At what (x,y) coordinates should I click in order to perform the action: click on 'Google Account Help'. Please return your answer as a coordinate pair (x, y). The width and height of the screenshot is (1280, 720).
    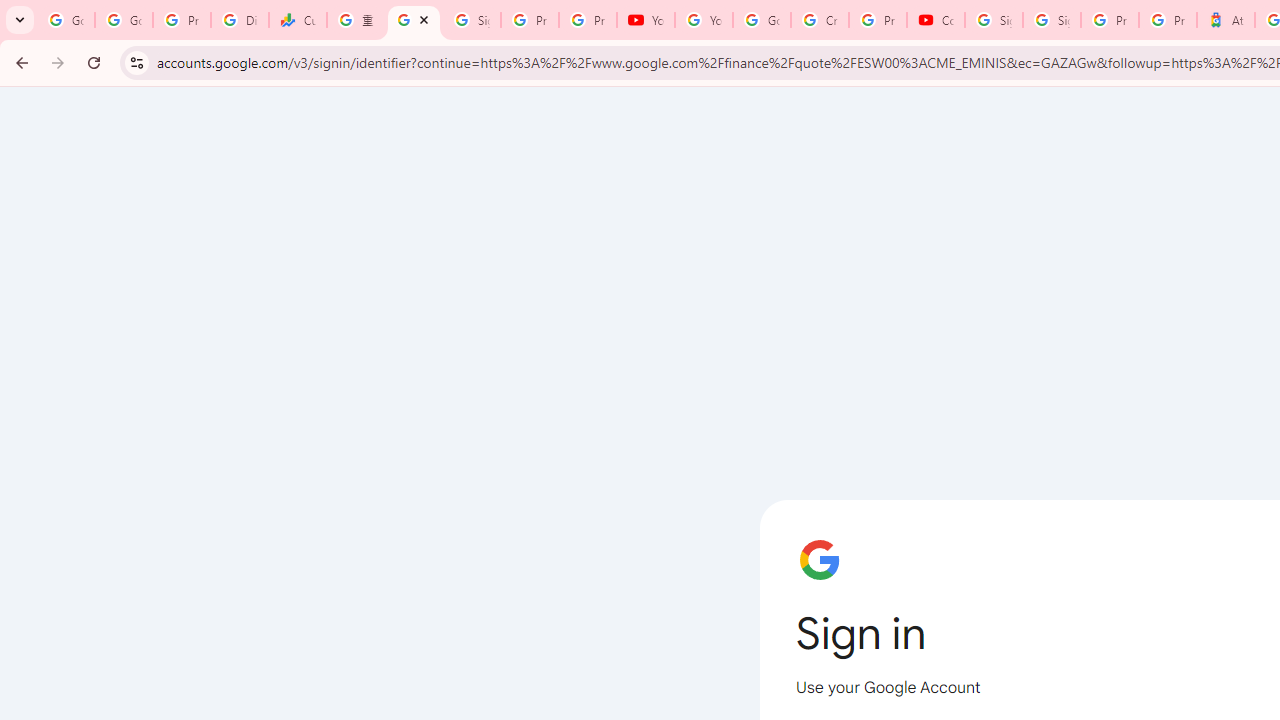
    Looking at the image, I should click on (761, 20).